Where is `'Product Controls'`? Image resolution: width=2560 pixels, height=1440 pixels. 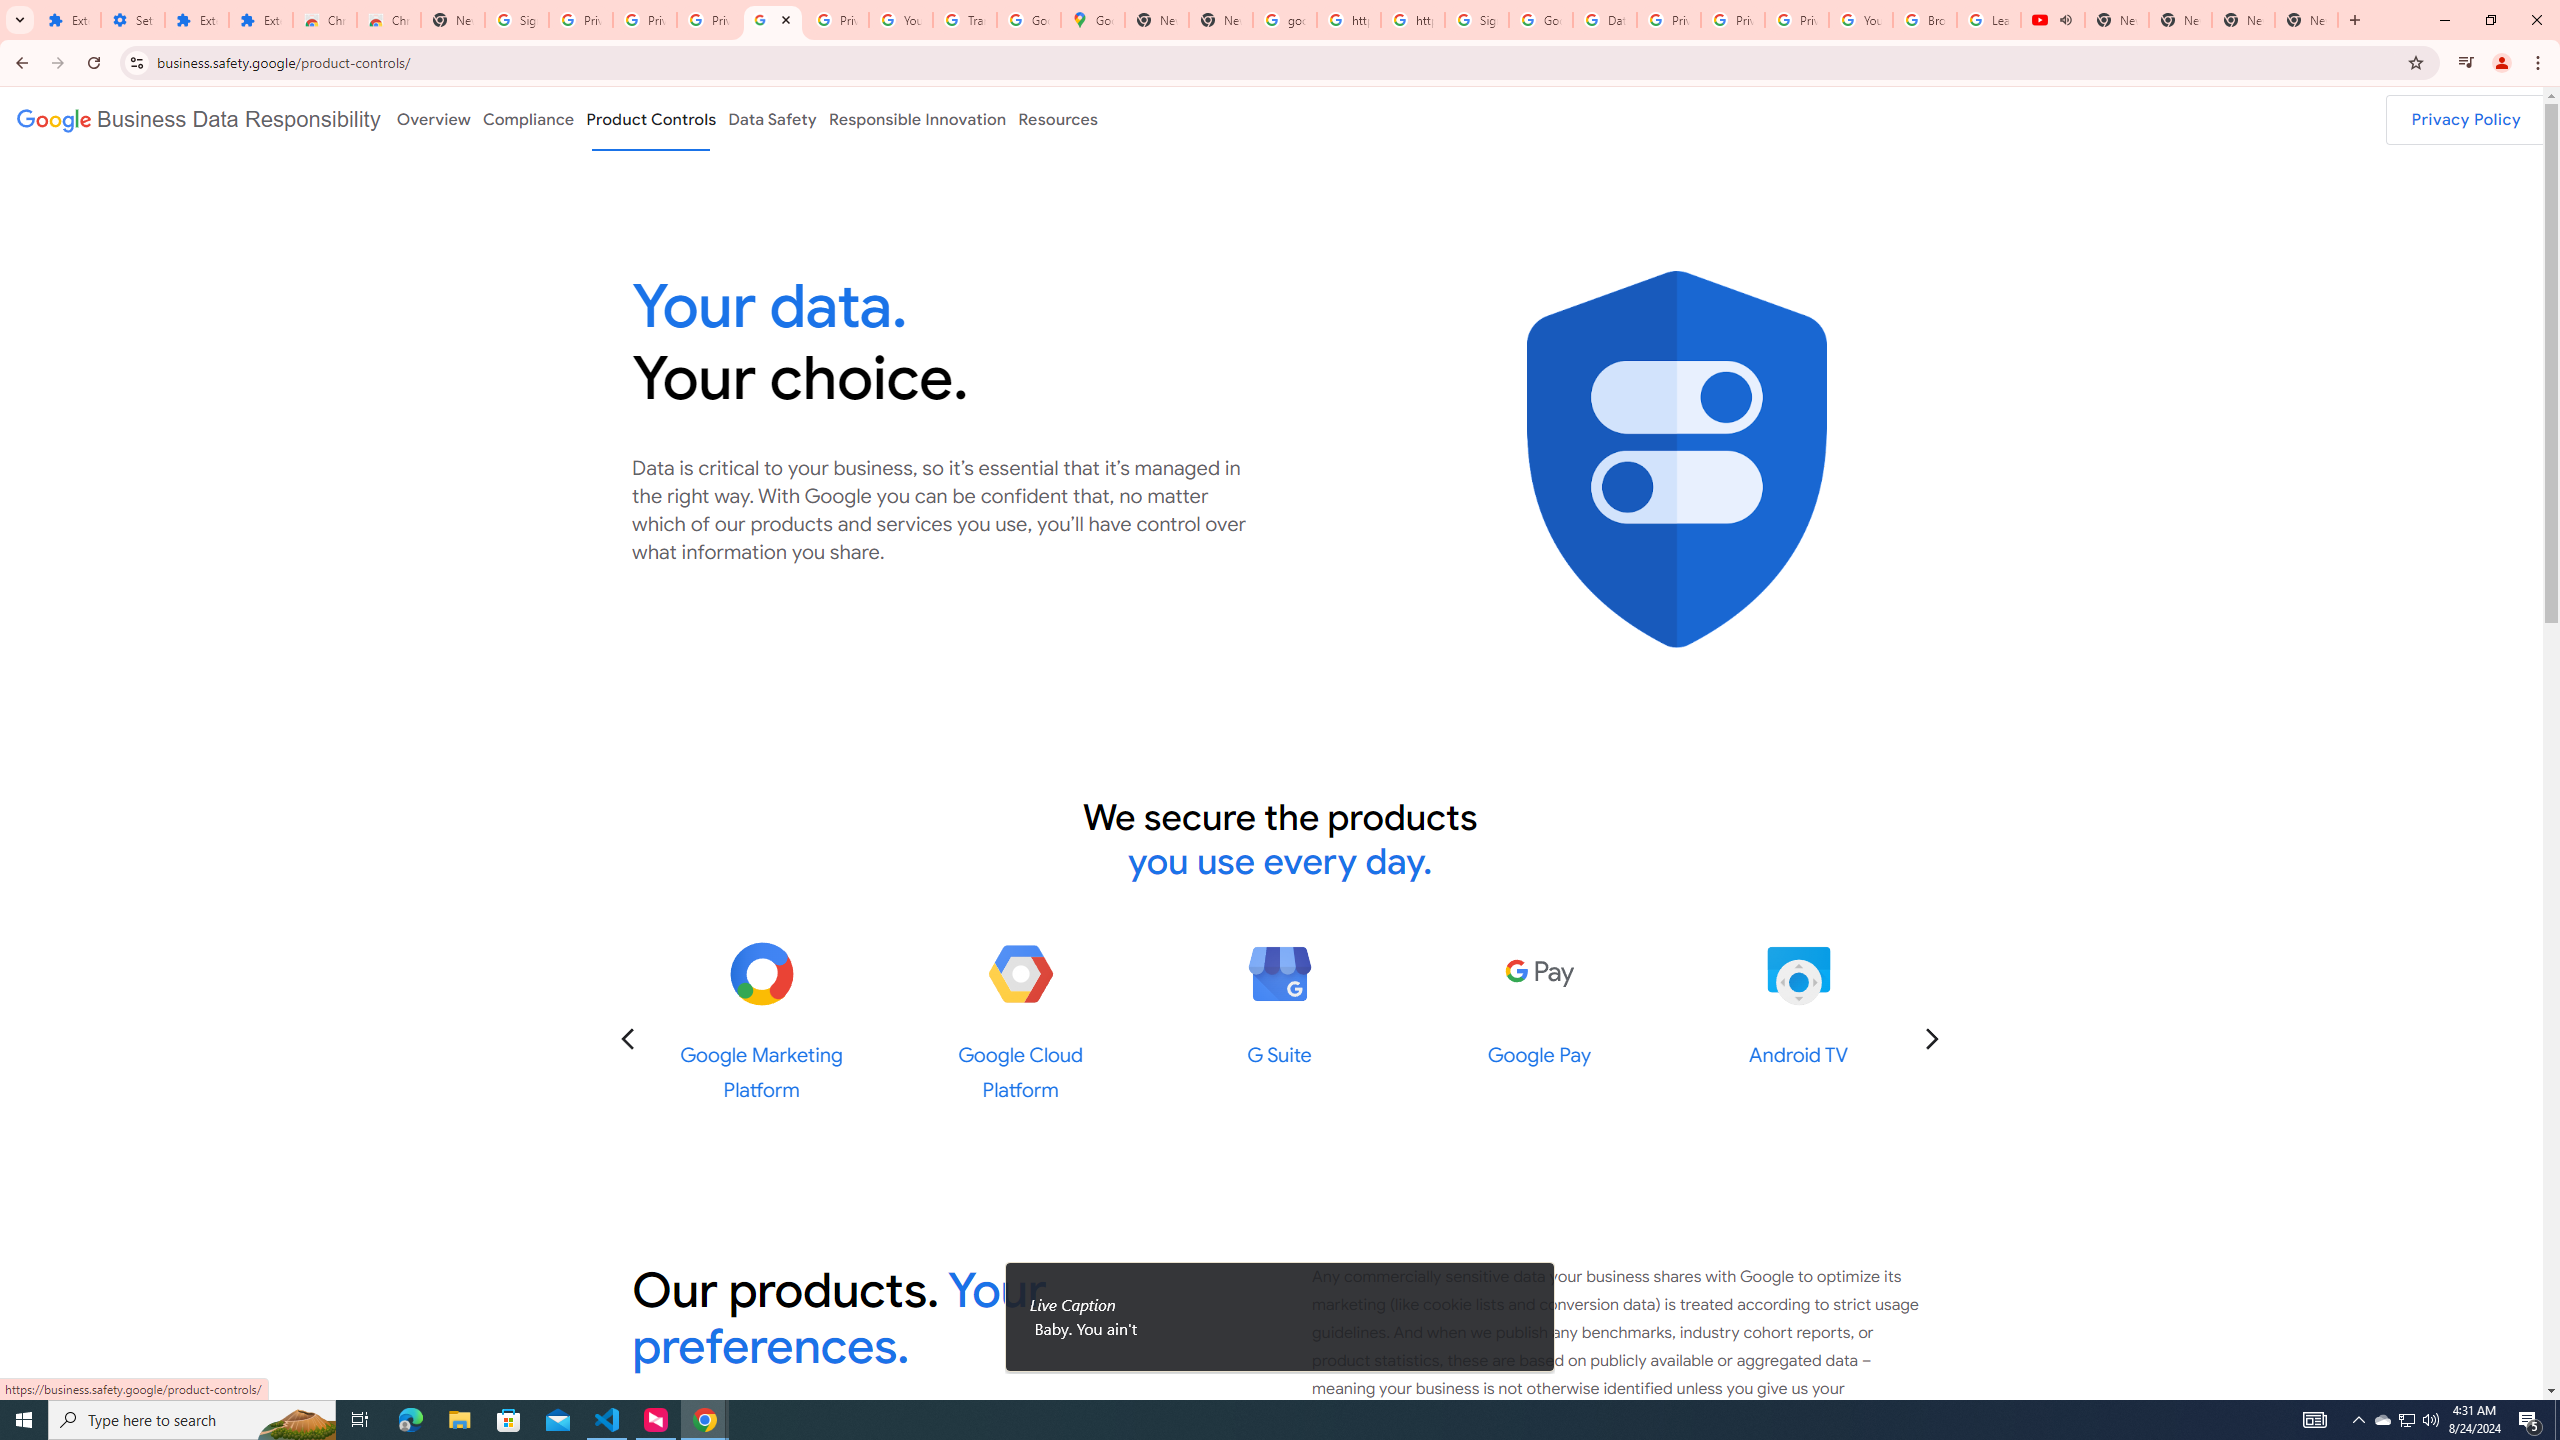
'Product Controls' is located at coordinates (651, 118).